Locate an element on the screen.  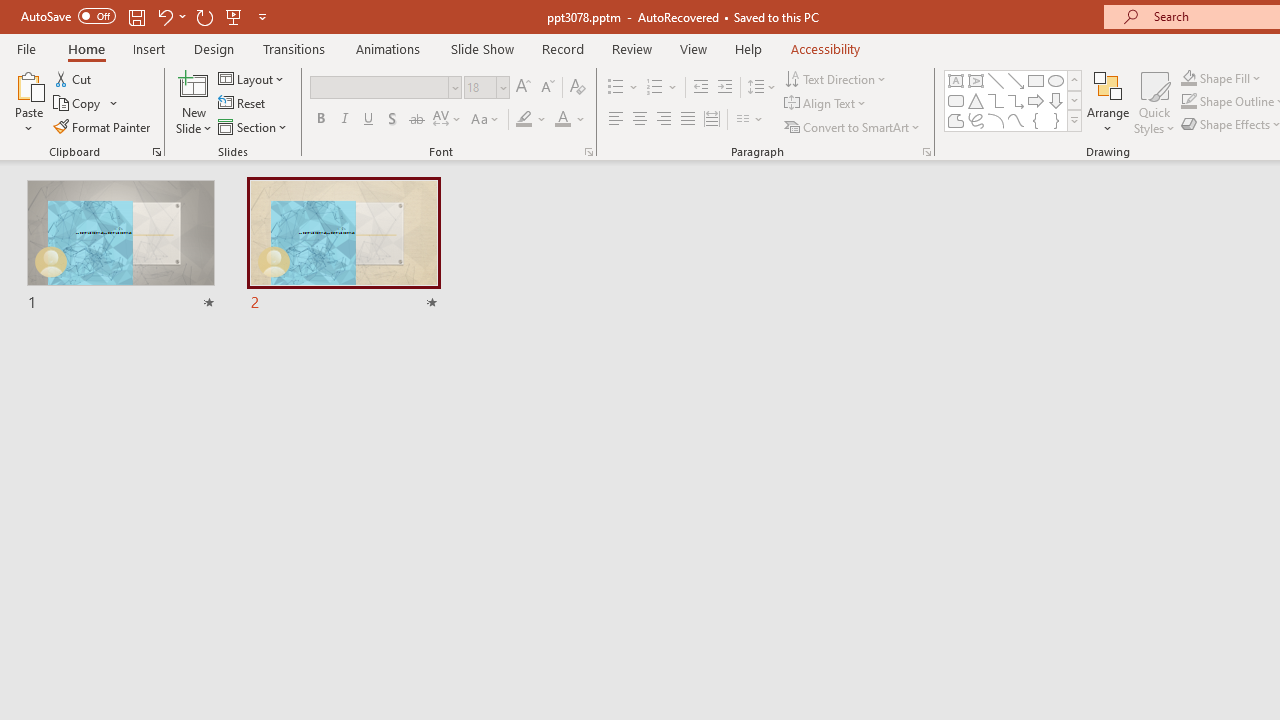
'Row up' is located at coordinates (1073, 79).